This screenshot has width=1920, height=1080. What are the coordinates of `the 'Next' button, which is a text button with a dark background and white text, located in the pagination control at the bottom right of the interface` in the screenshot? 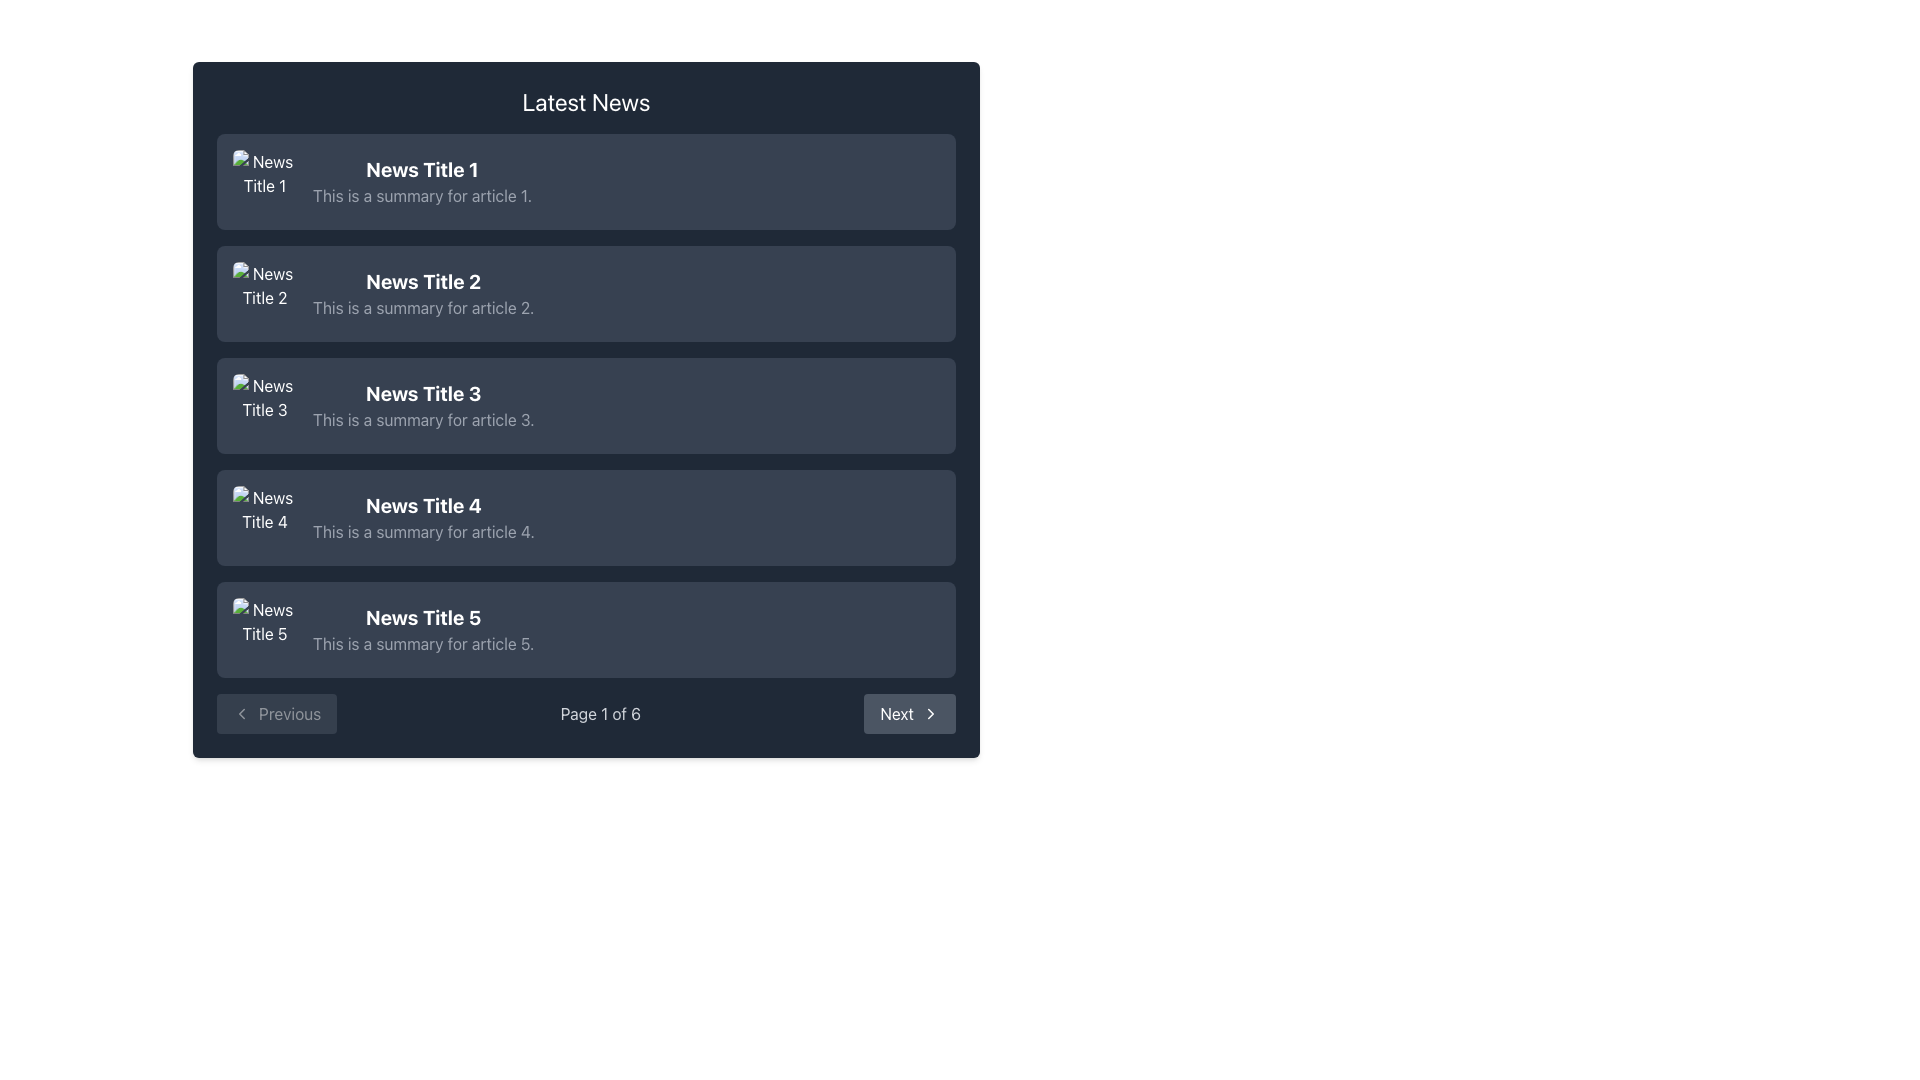 It's located at (909, 712).